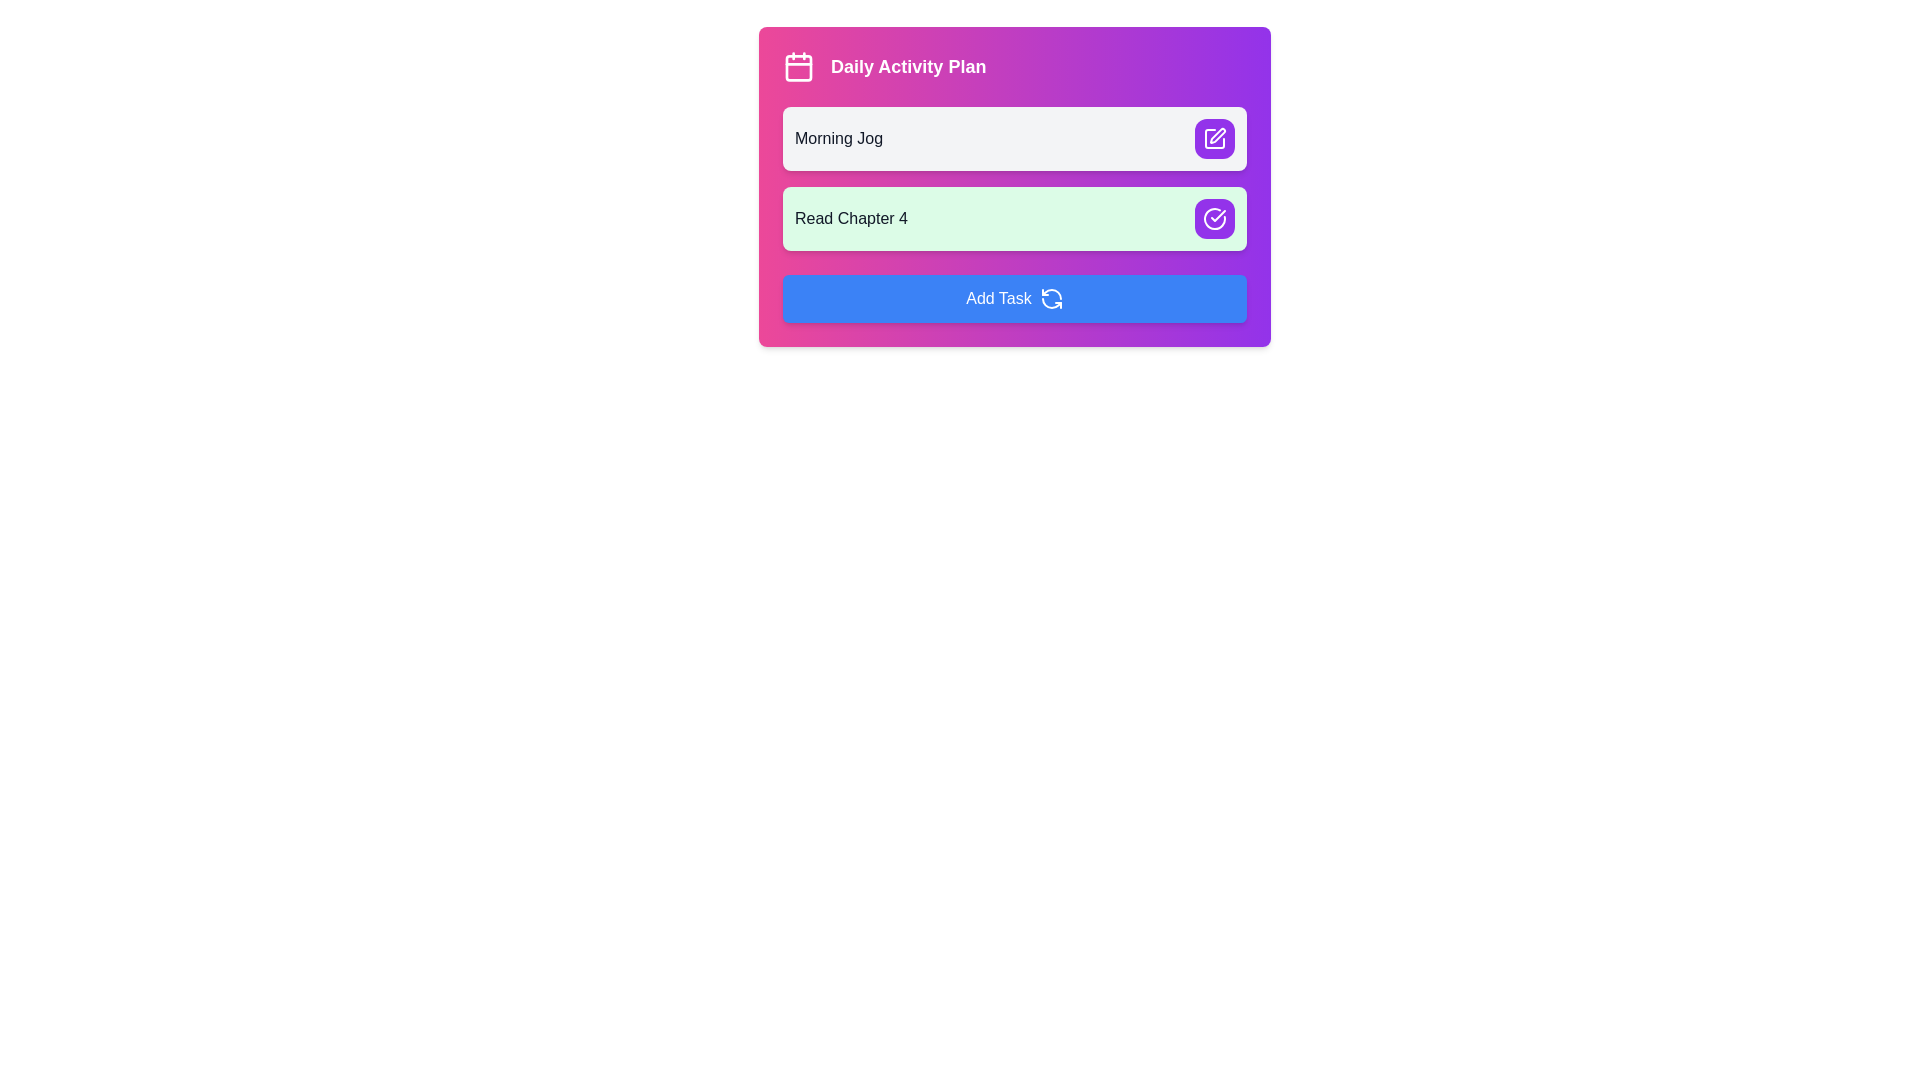 Image resolution: width=1920 pixels, height=1080 pixels. What do you see at coordinates (851, 219) in the screenshot?
I see `the text display element that reads 'Read Chapter 4', which is located under the 'Daily Activity Plan' header and immediately below the 'Morning Jog' text input` at bounding box center [851, 219].